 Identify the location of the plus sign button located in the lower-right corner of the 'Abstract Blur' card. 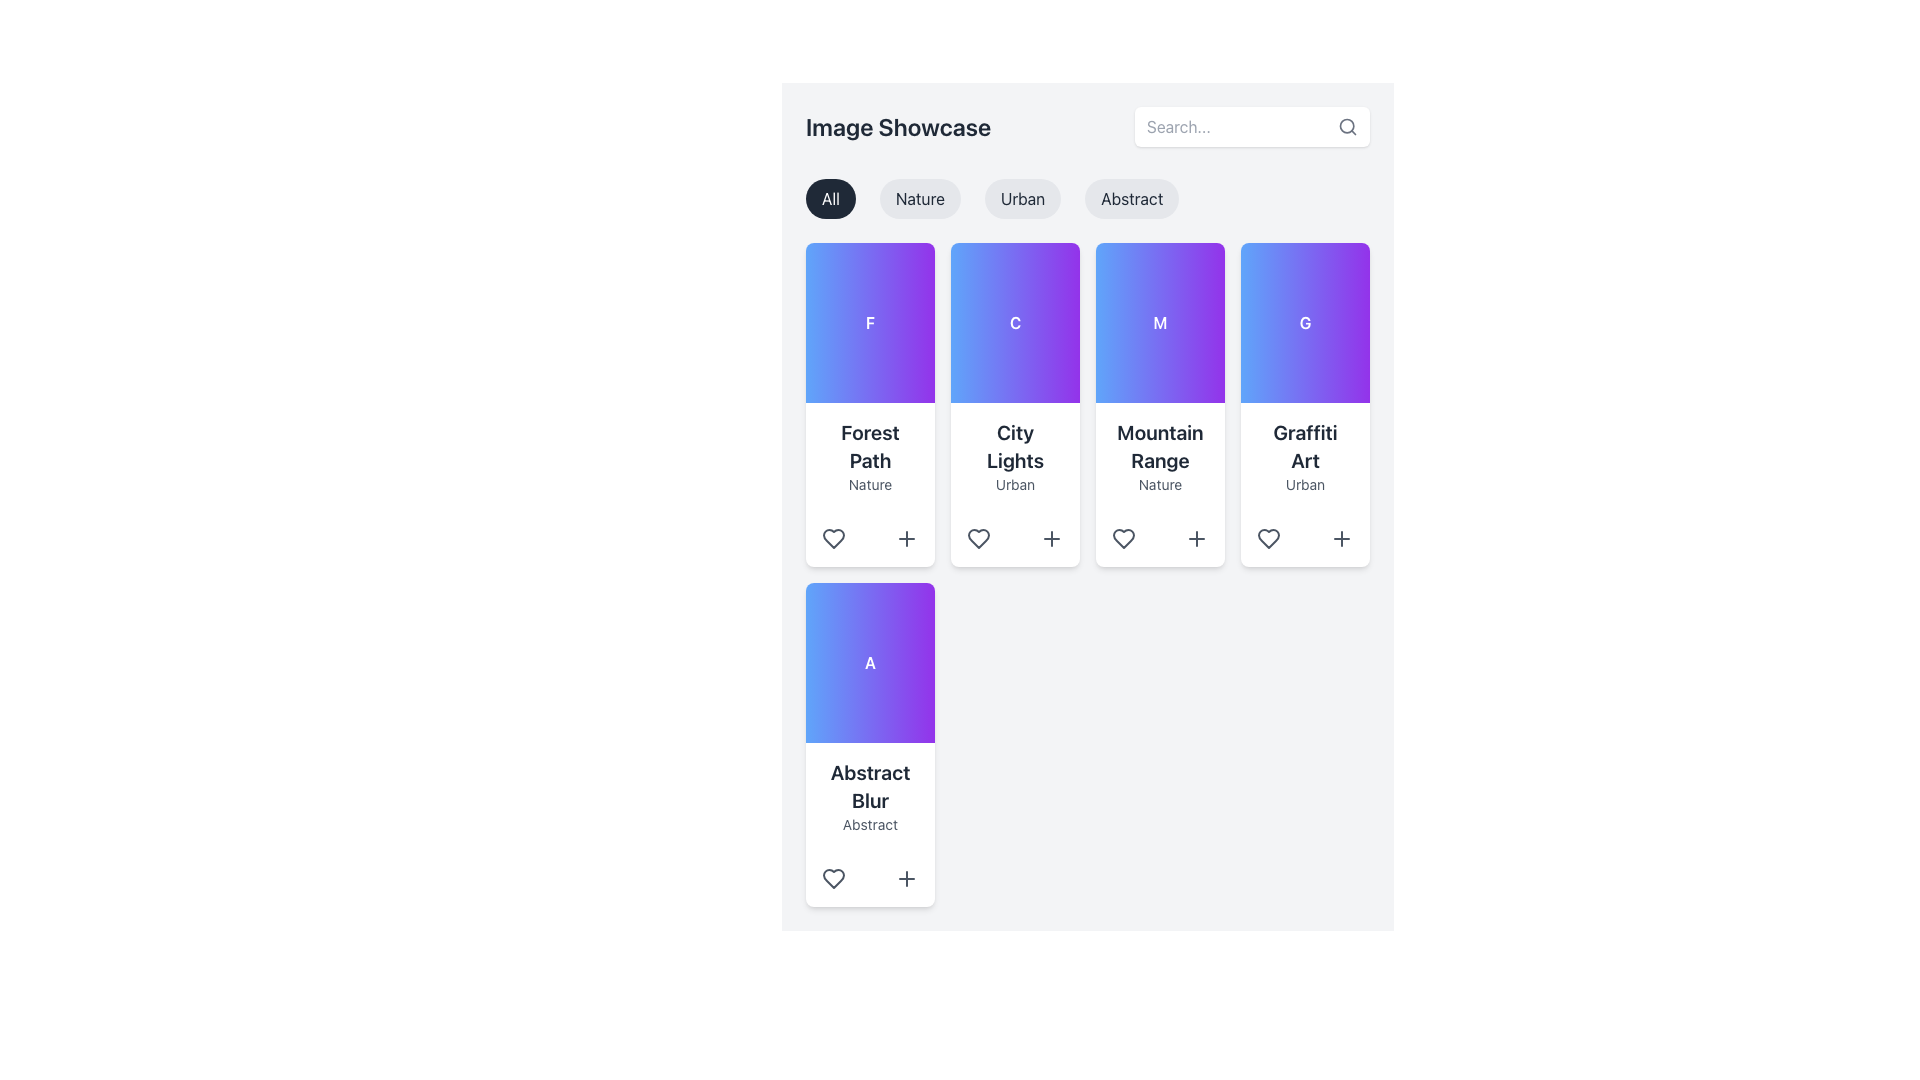
(906, 878).